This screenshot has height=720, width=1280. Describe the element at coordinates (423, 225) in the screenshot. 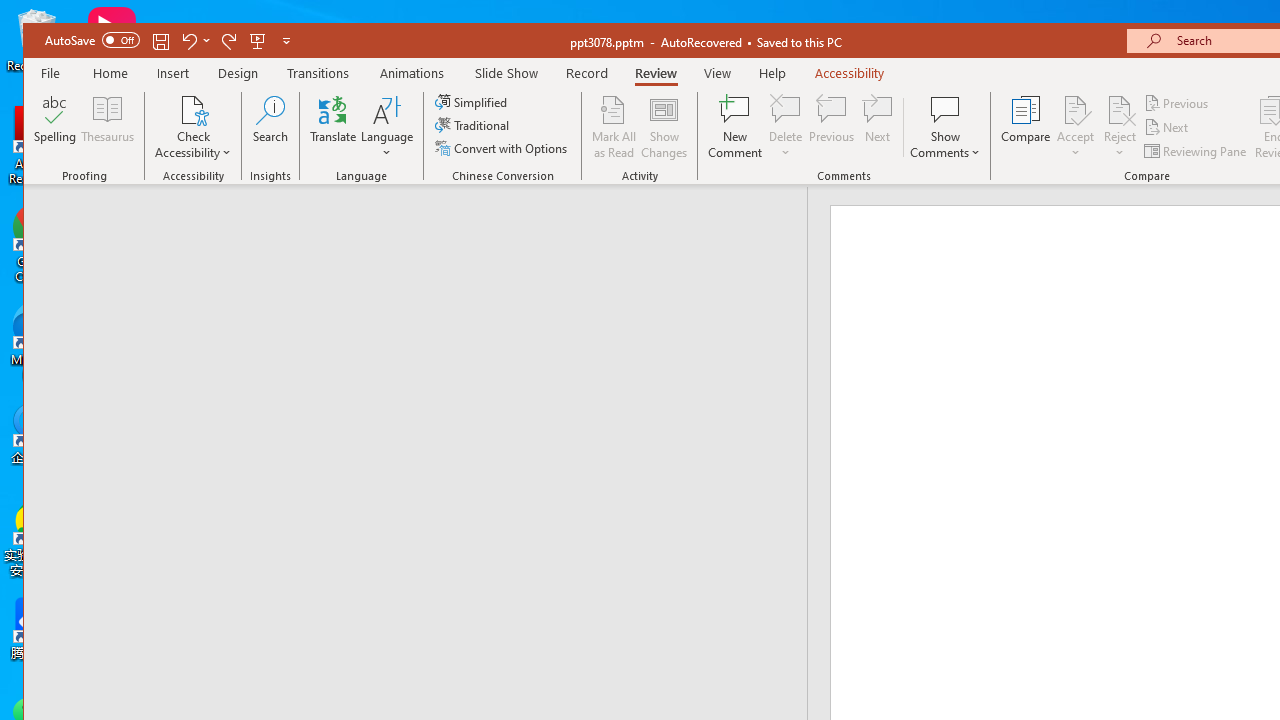

I see `'Outline'` at that location.